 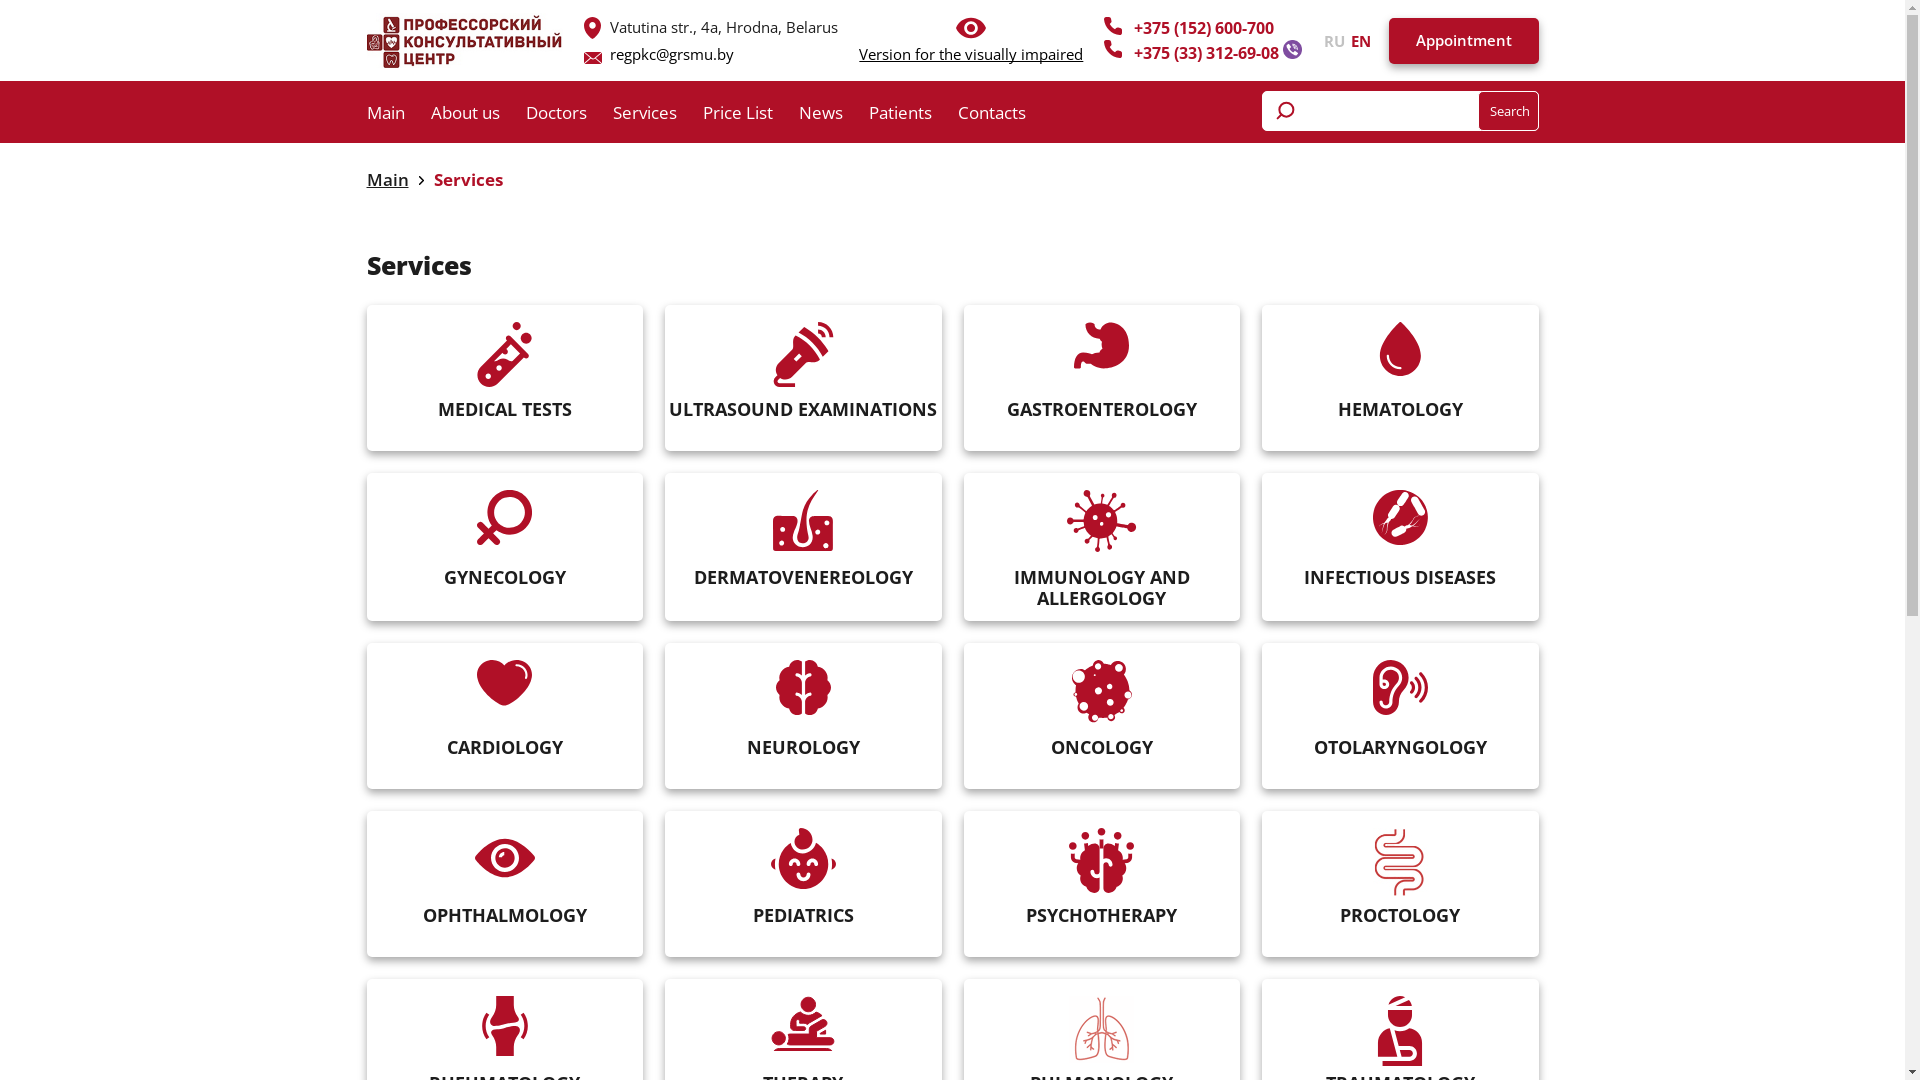 I want to click on 'Neurology', so click(x=775, y=686).